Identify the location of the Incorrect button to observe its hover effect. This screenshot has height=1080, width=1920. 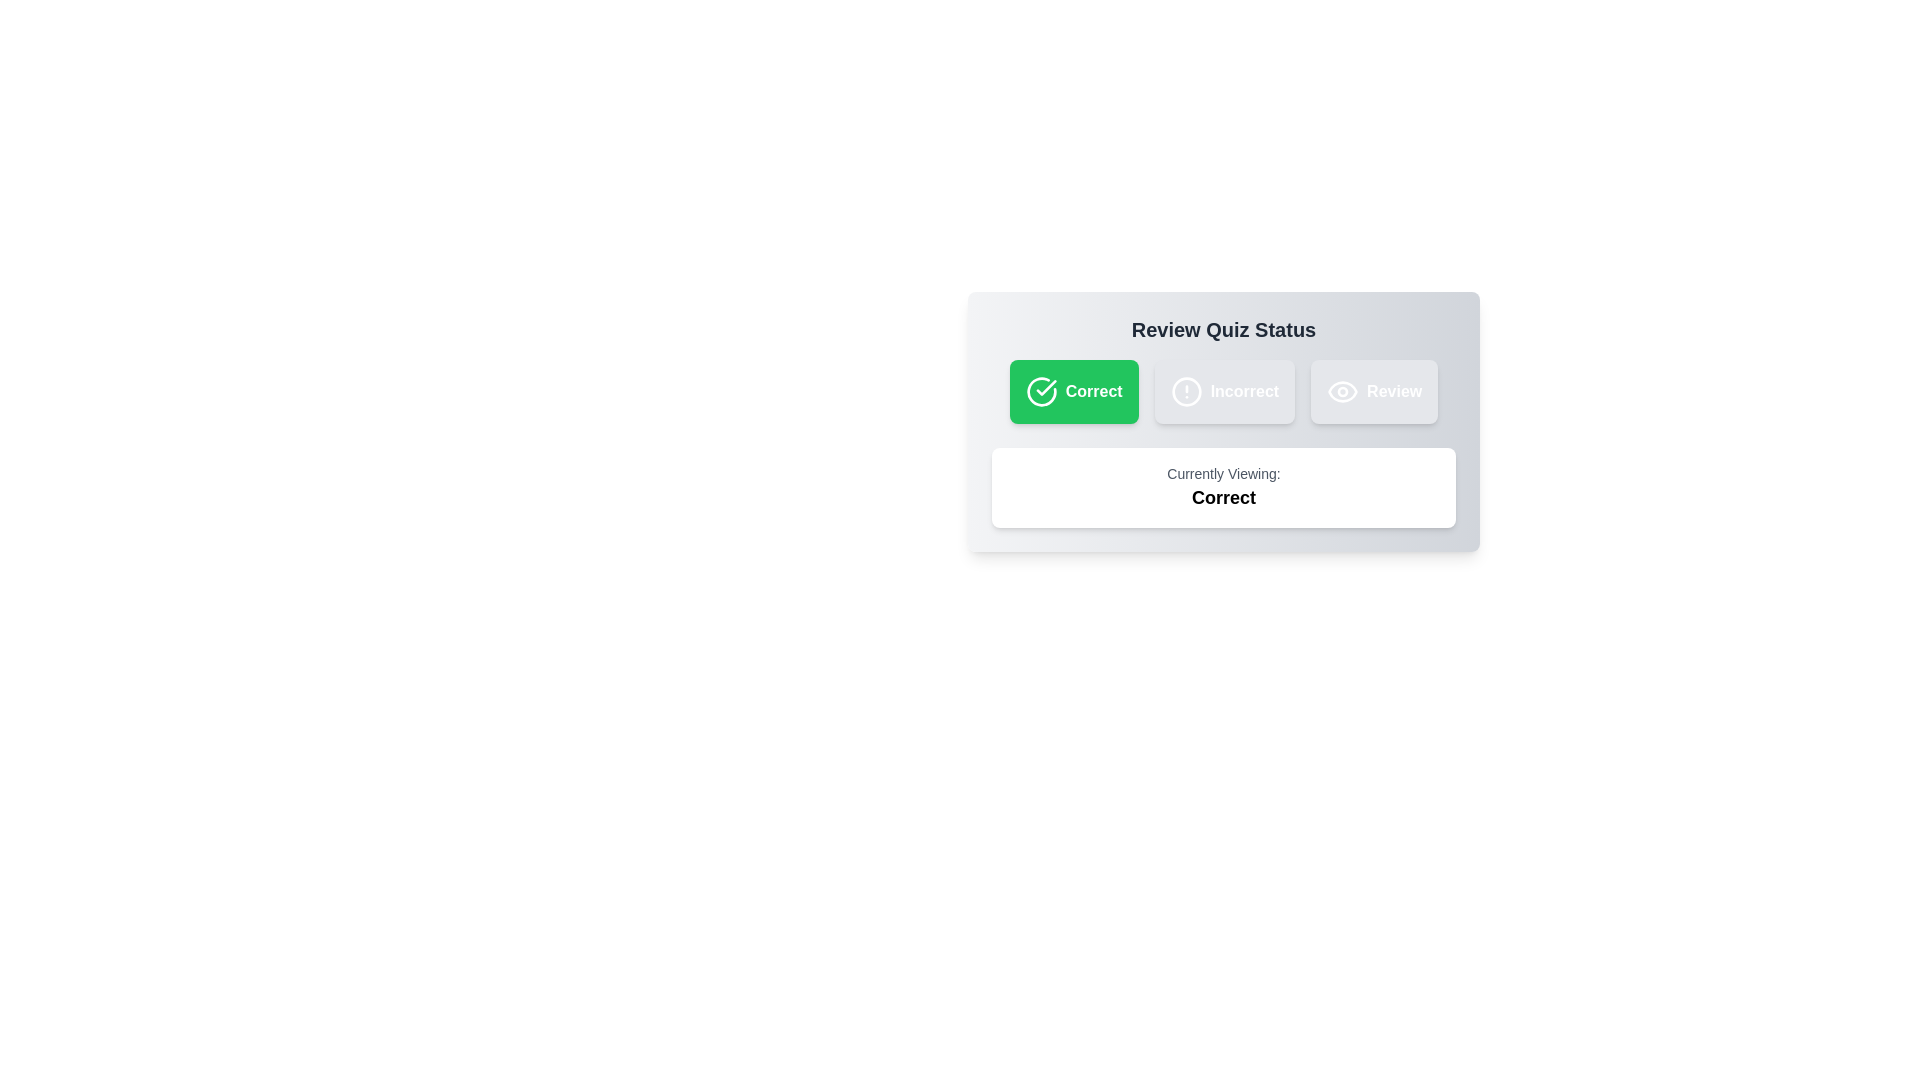
(1223, 392).